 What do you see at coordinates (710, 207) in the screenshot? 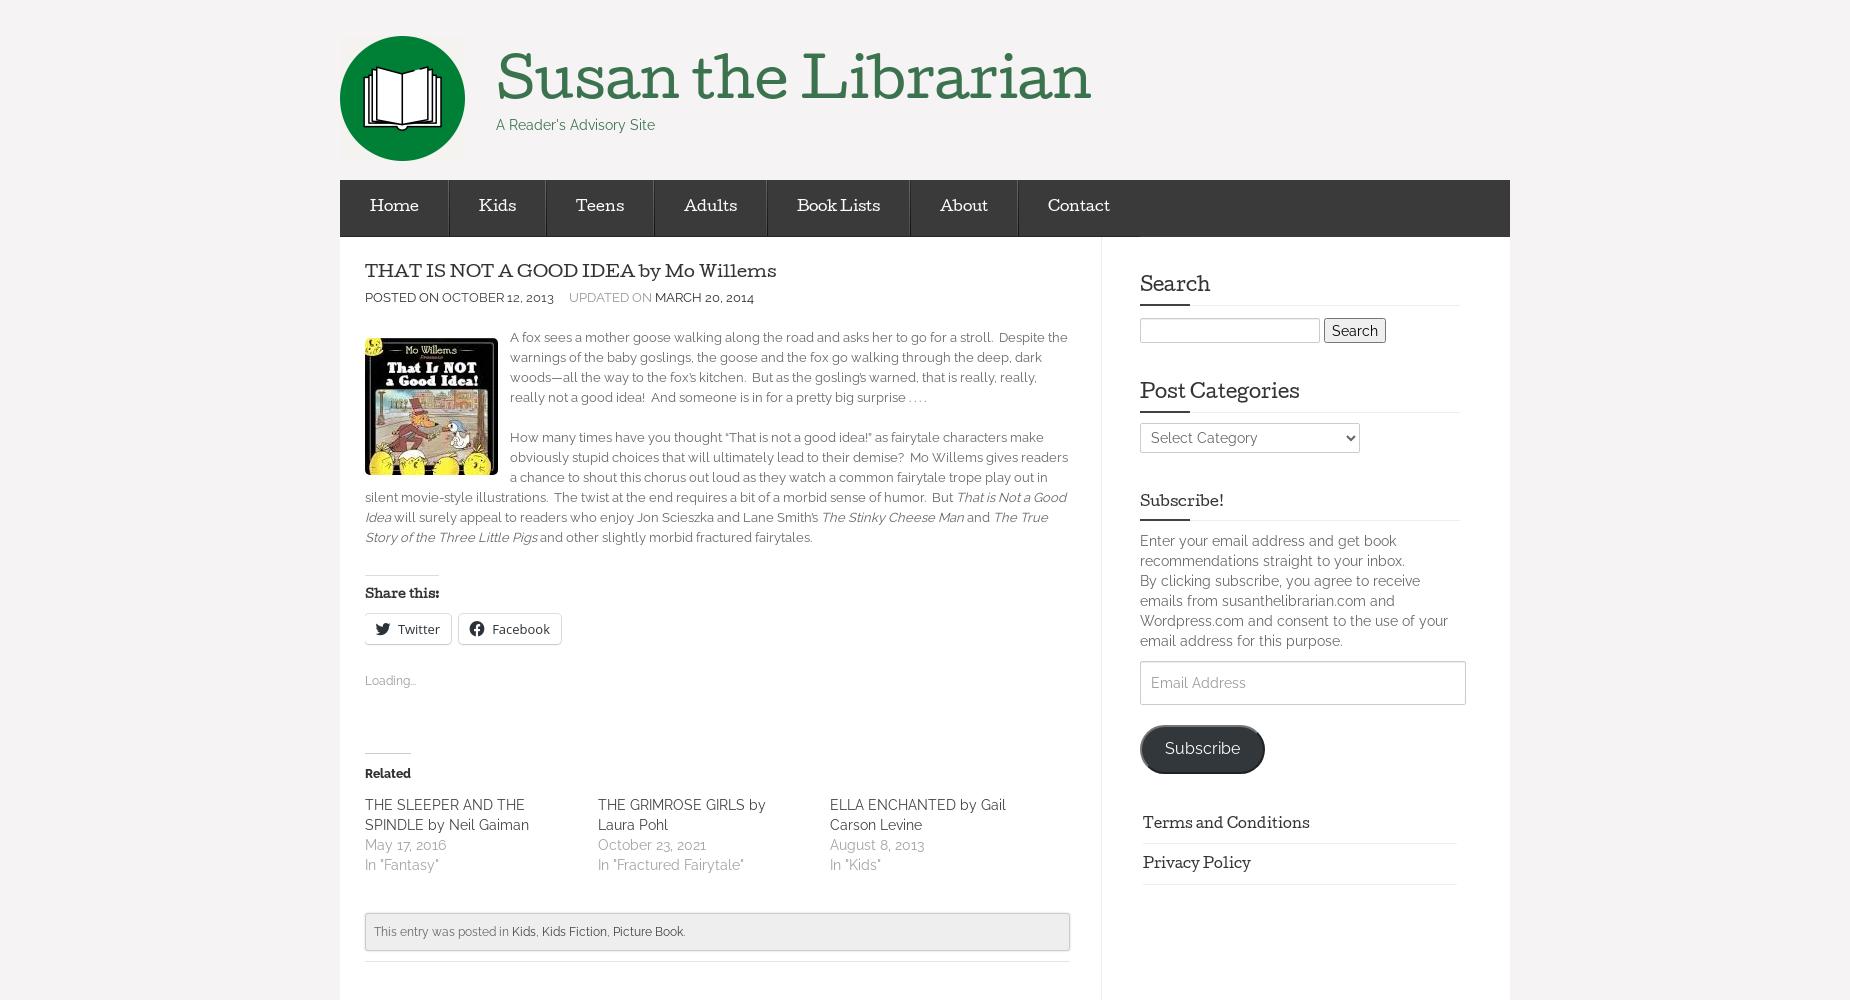
I see `'Adults'` at bounding box center [710, 207].